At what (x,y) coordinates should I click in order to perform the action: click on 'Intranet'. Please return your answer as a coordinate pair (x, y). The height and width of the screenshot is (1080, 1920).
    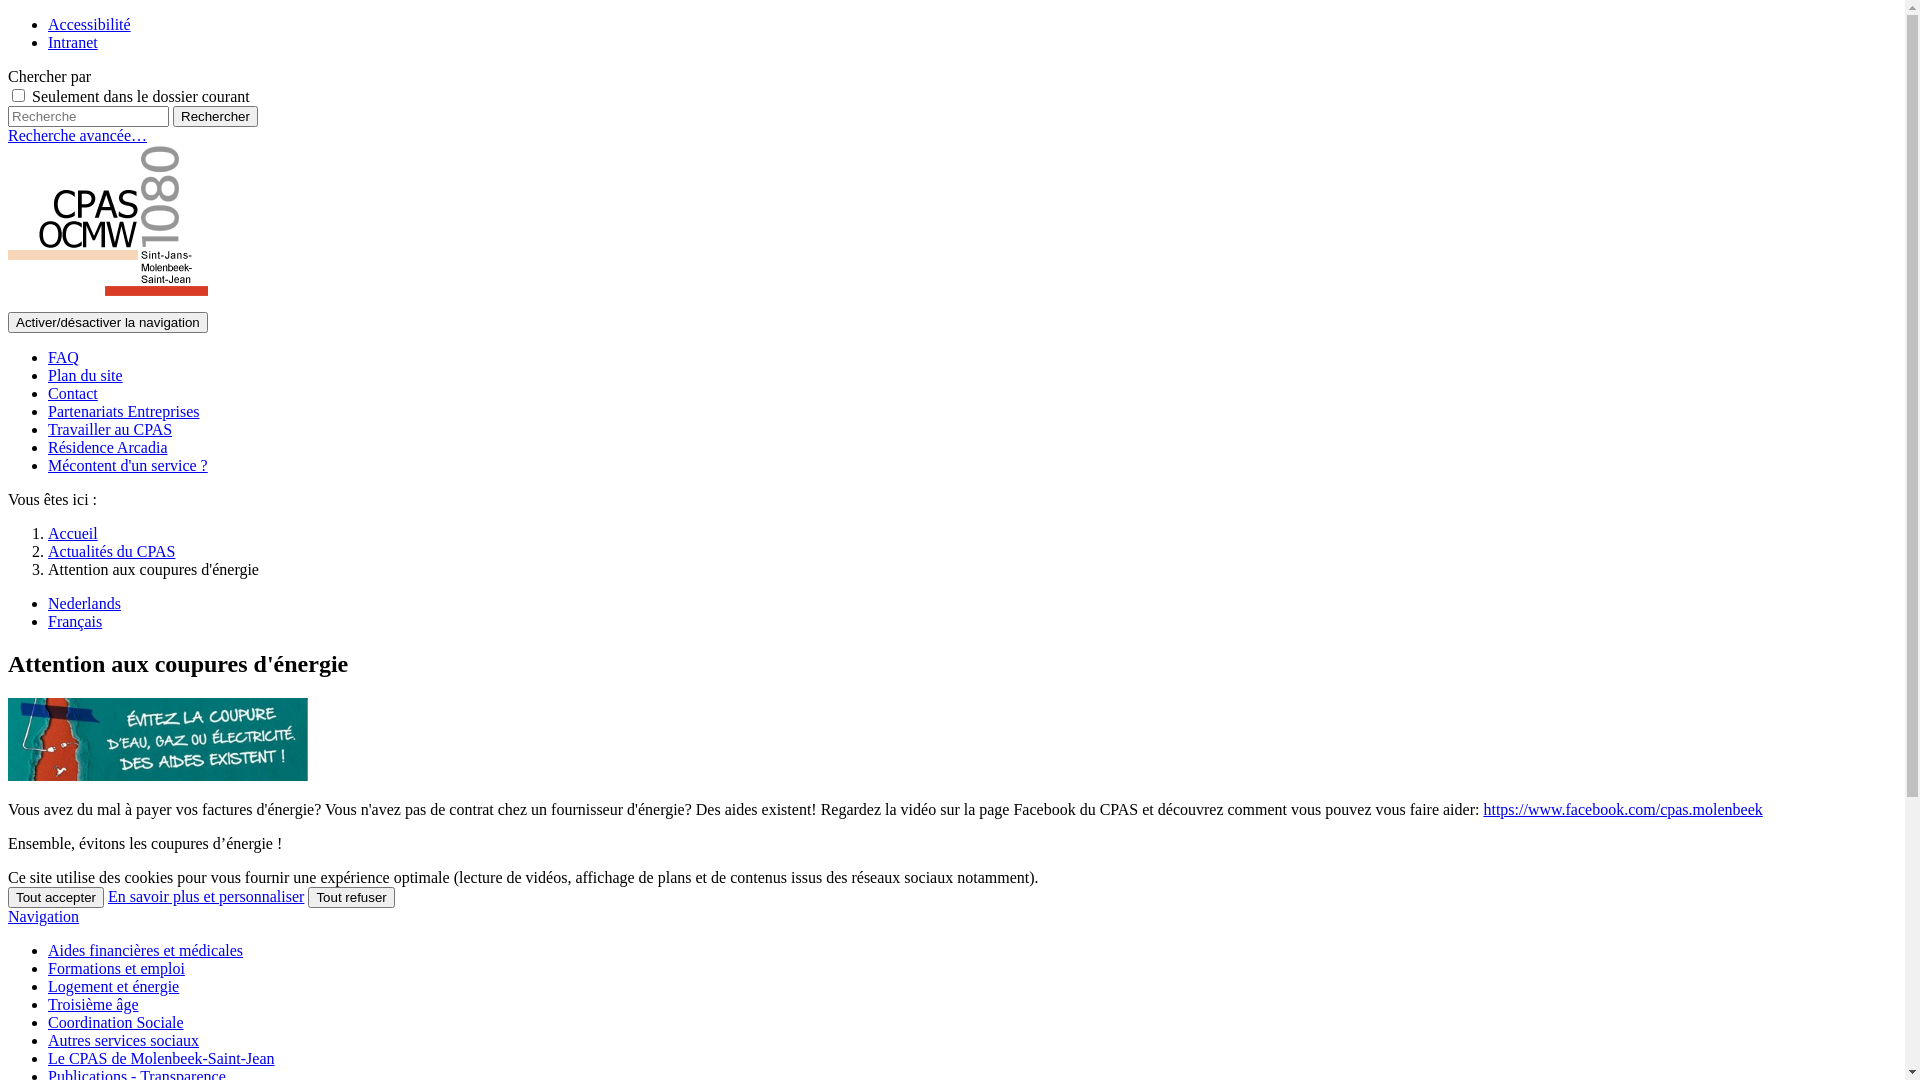
    Looking at the image, I should click on (72, 42).